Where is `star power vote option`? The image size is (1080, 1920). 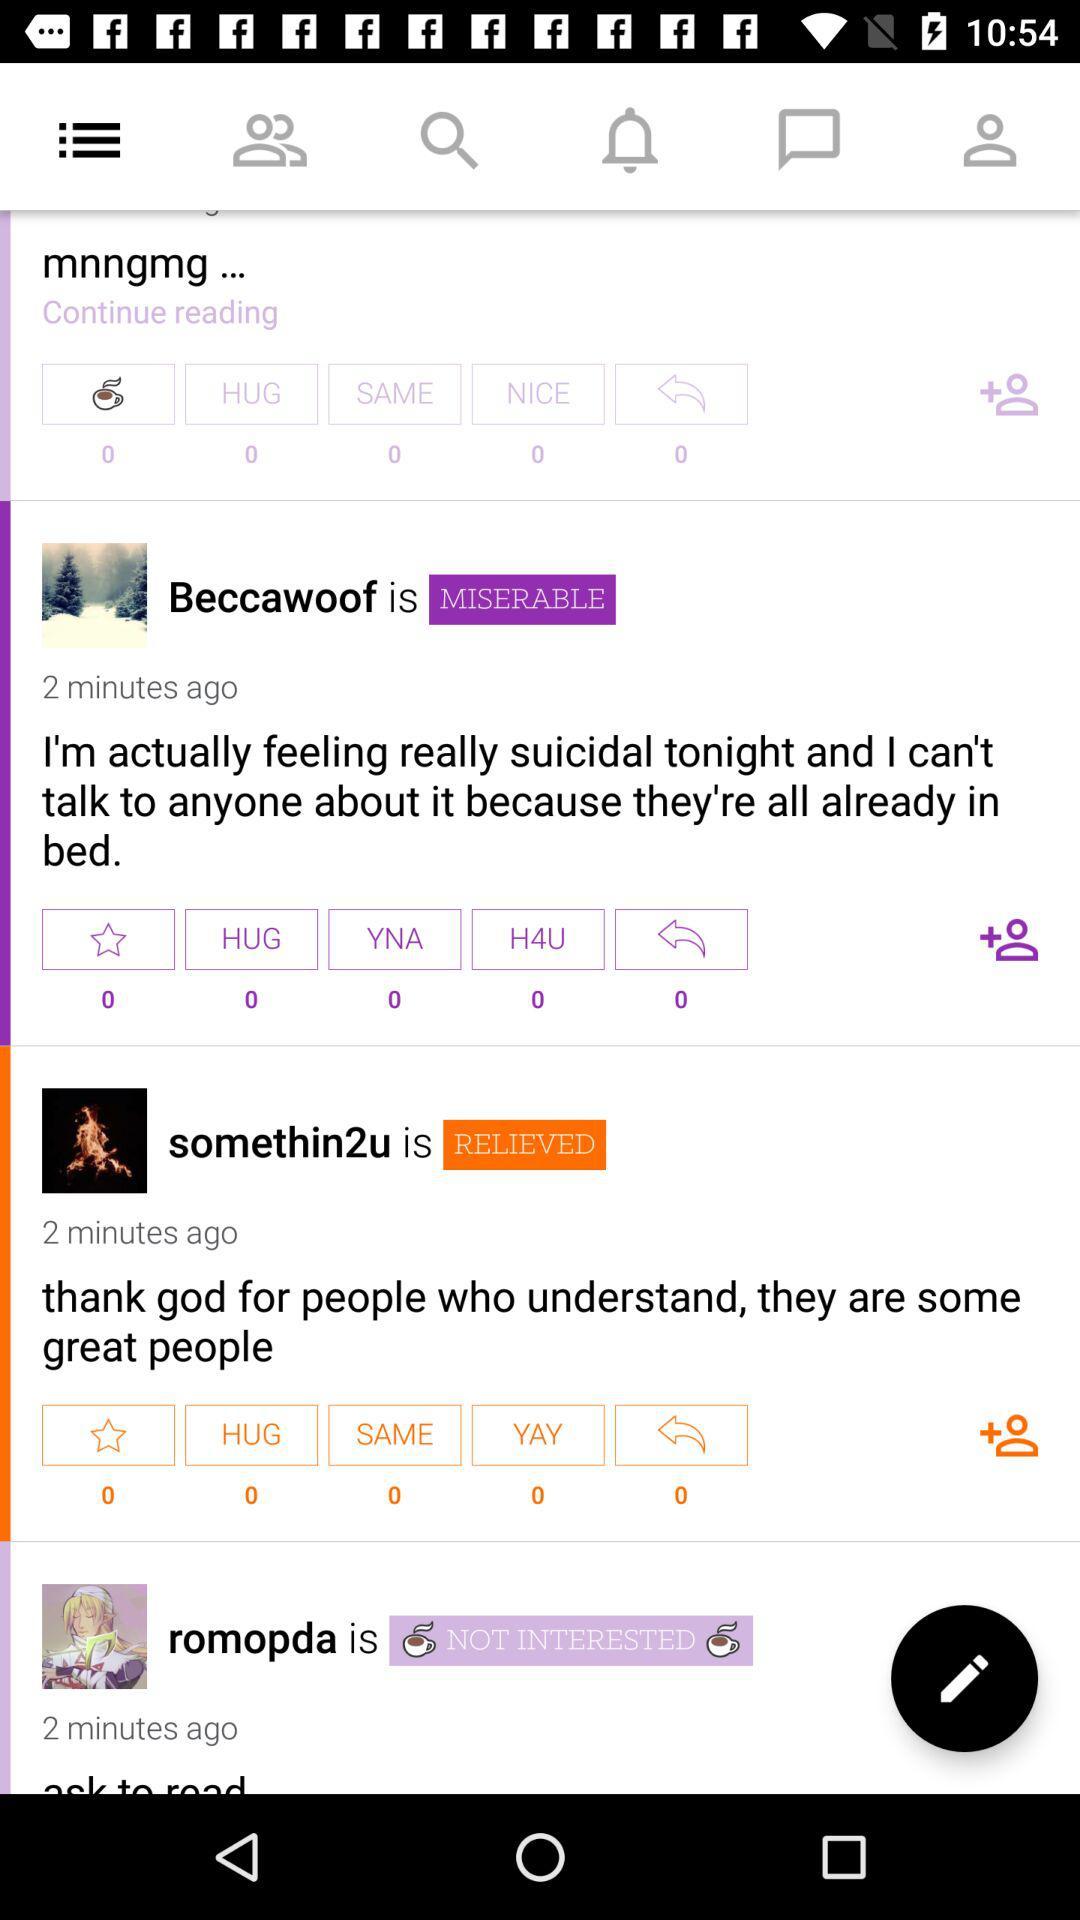 star power vote option is located at coordinates (108, 1434).